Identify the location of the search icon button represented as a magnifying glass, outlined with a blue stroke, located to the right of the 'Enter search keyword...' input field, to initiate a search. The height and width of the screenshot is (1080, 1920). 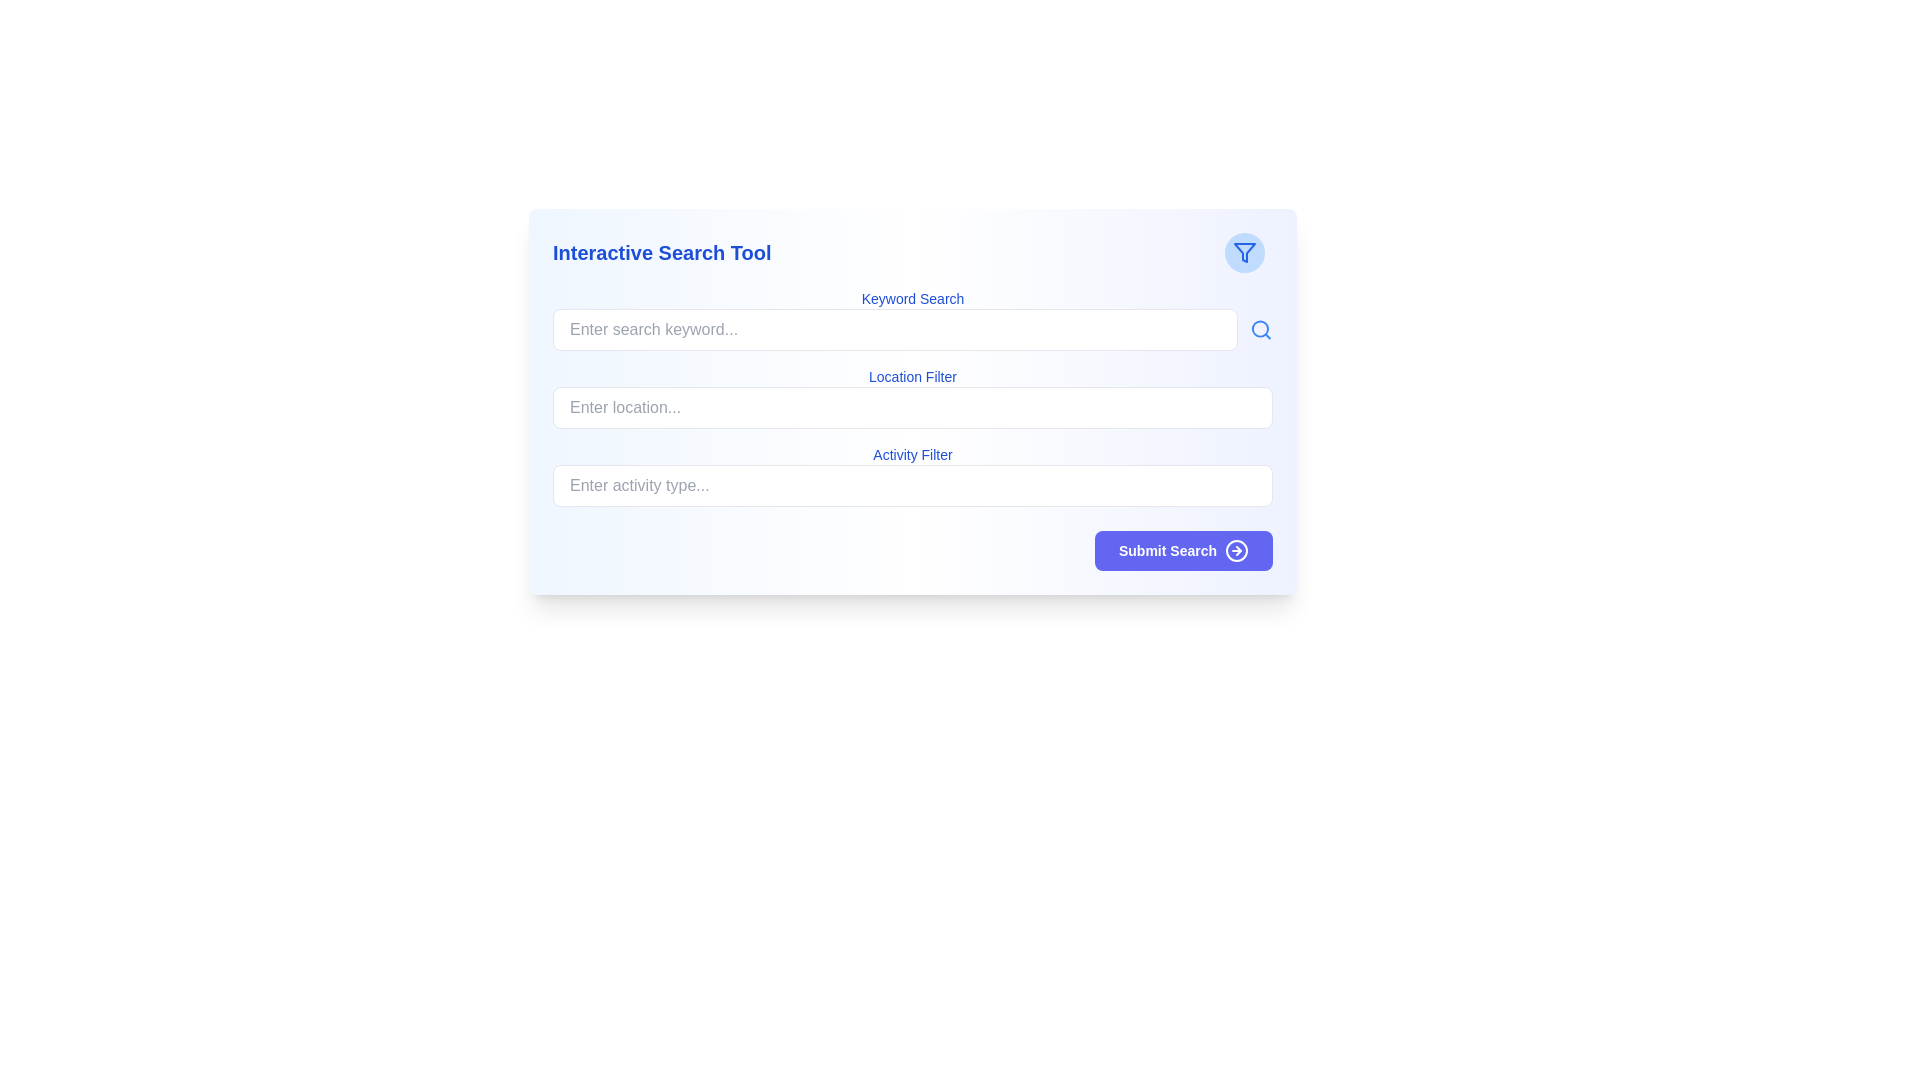
(1260, 329).